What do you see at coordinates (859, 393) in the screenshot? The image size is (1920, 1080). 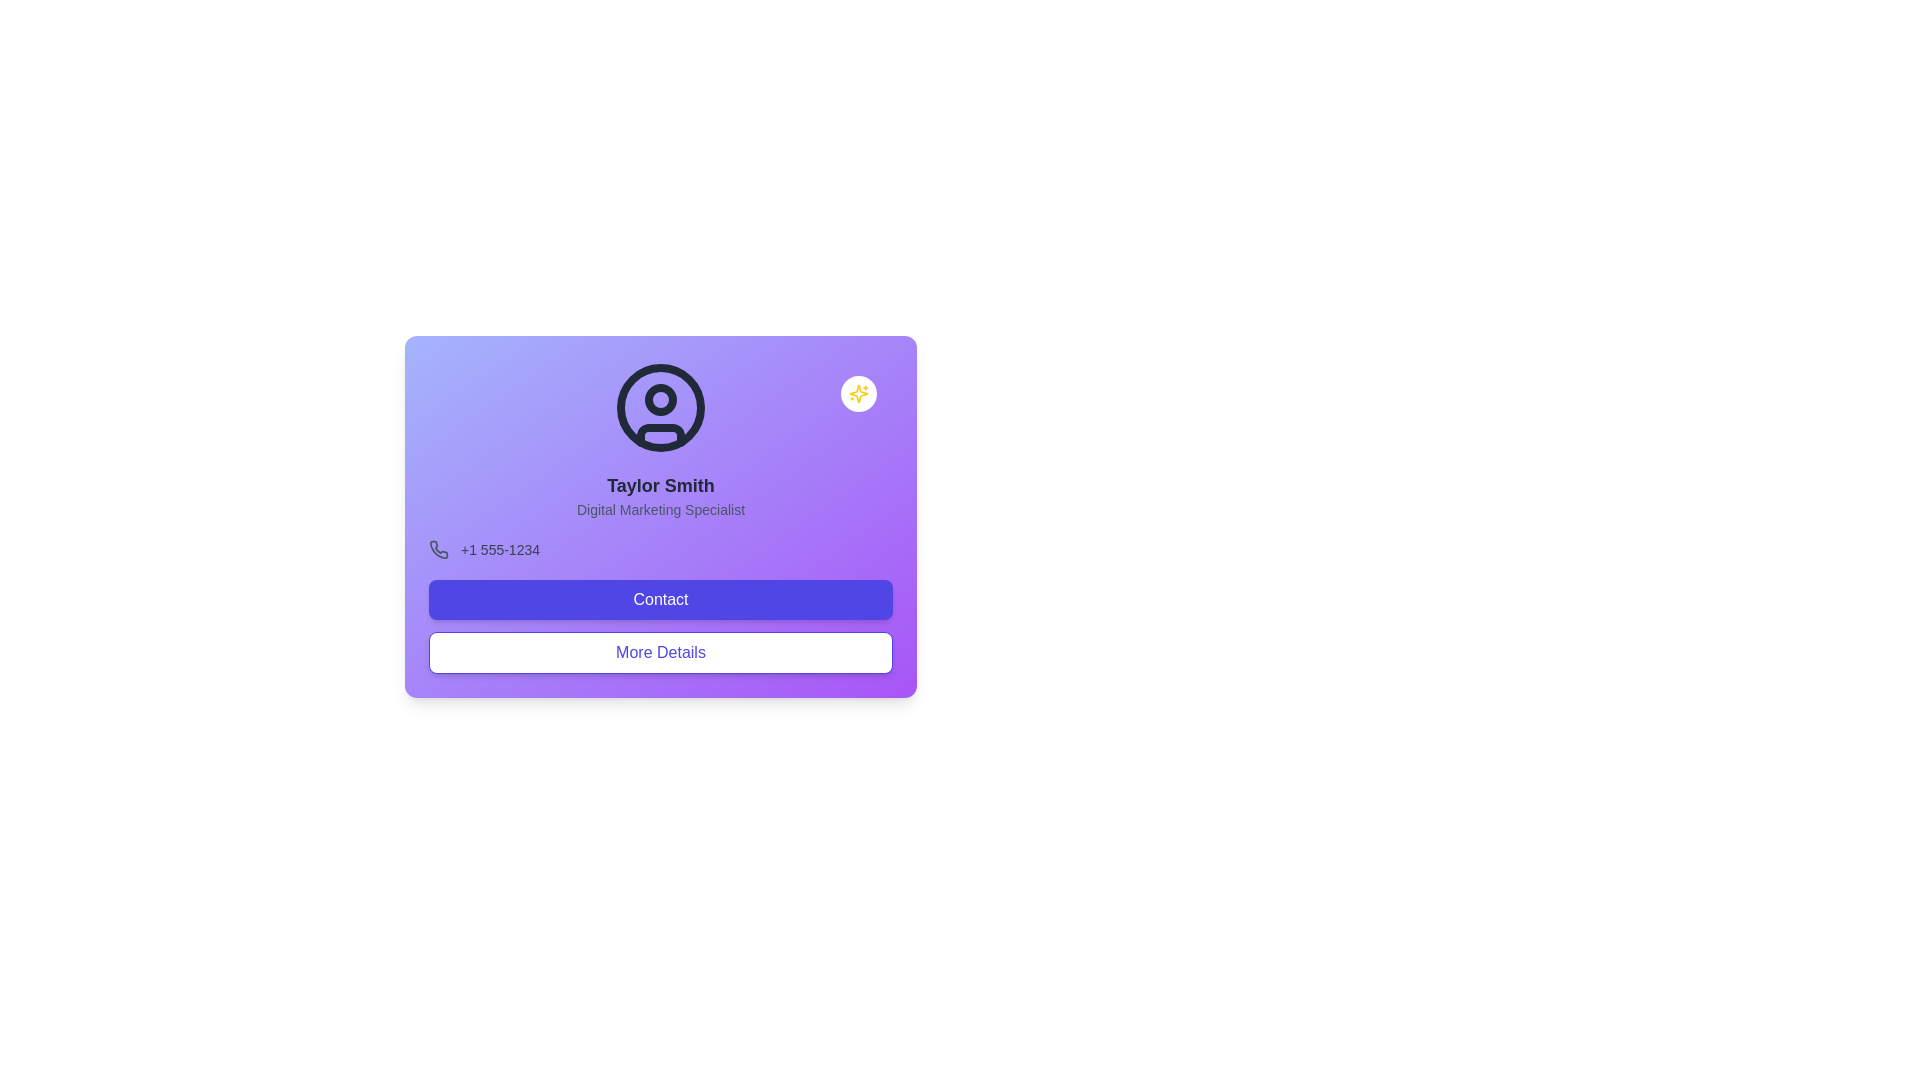 I see `the icon located in the top-right corner of the 'Taylor Smith' profile card for interaction` at bounding box center [859, 393].